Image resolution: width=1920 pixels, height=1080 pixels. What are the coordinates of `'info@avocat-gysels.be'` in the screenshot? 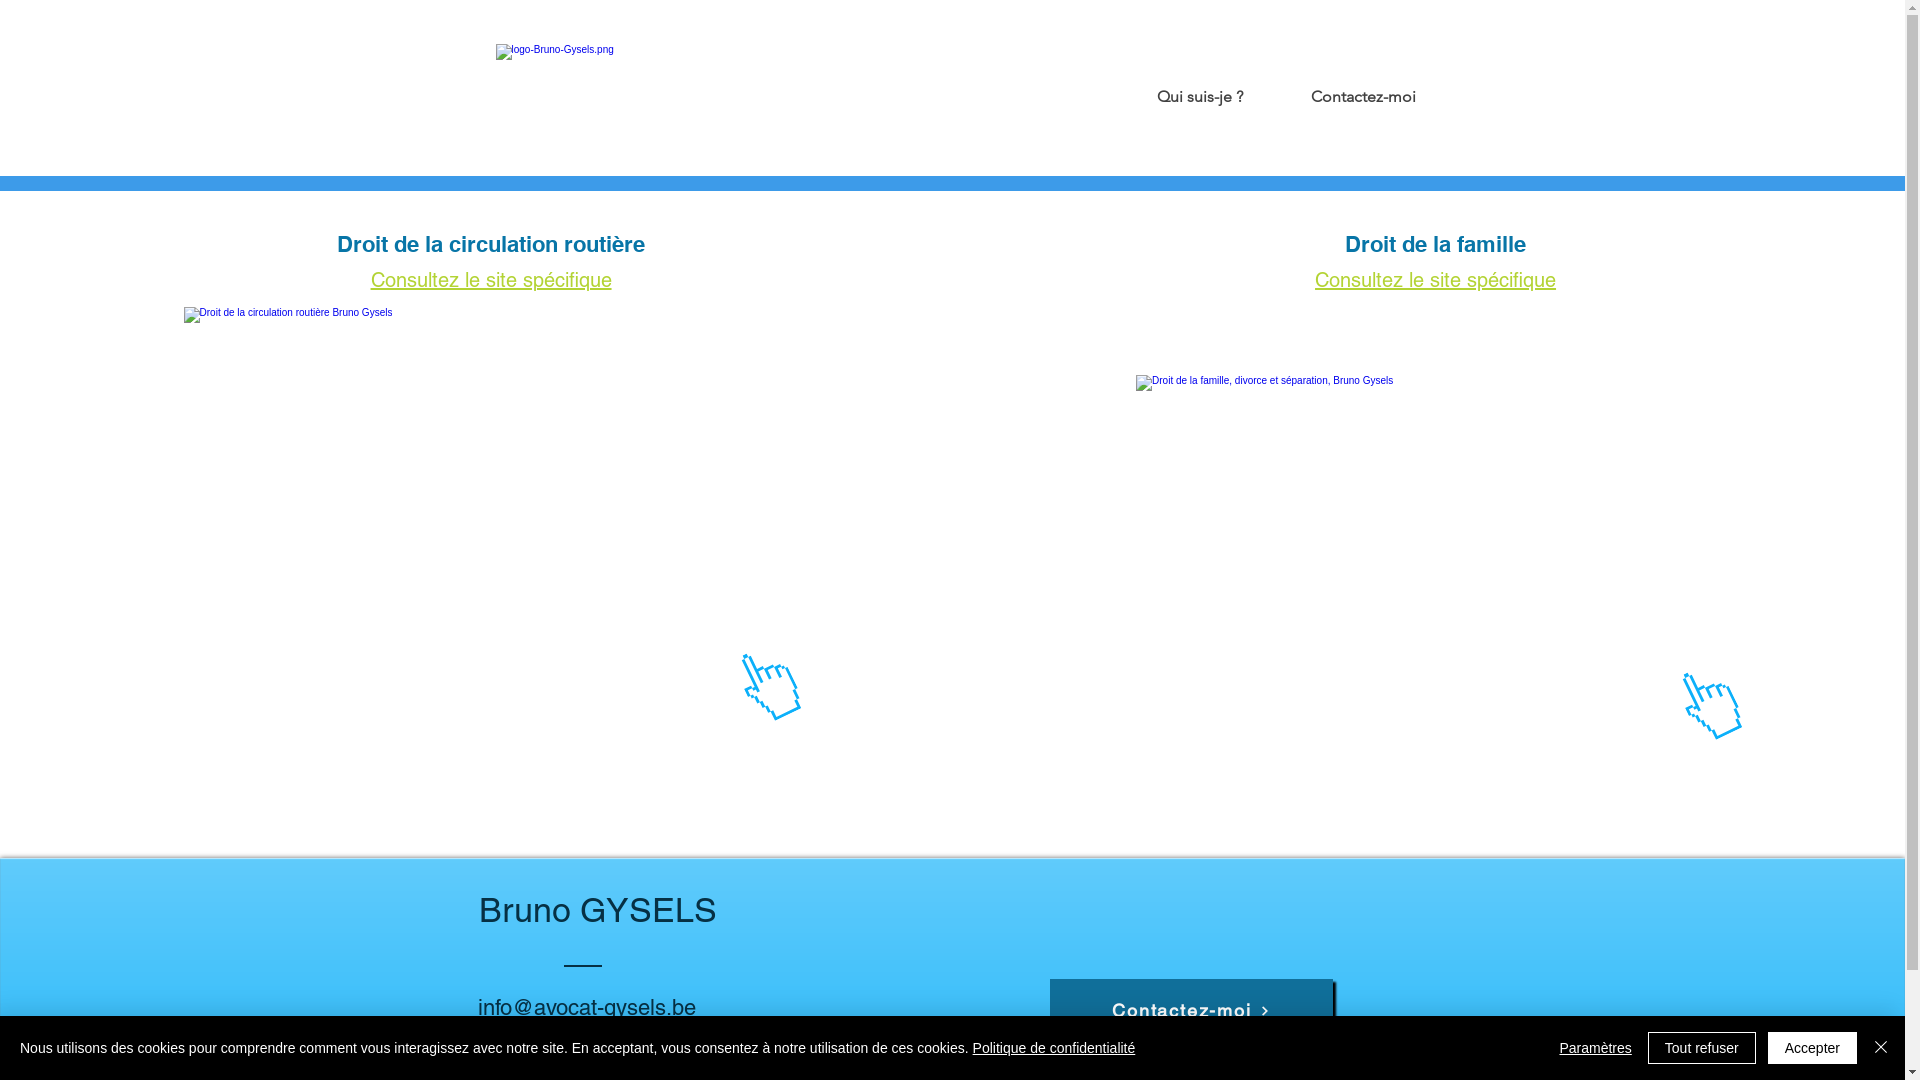 It's located at (585, 1007).